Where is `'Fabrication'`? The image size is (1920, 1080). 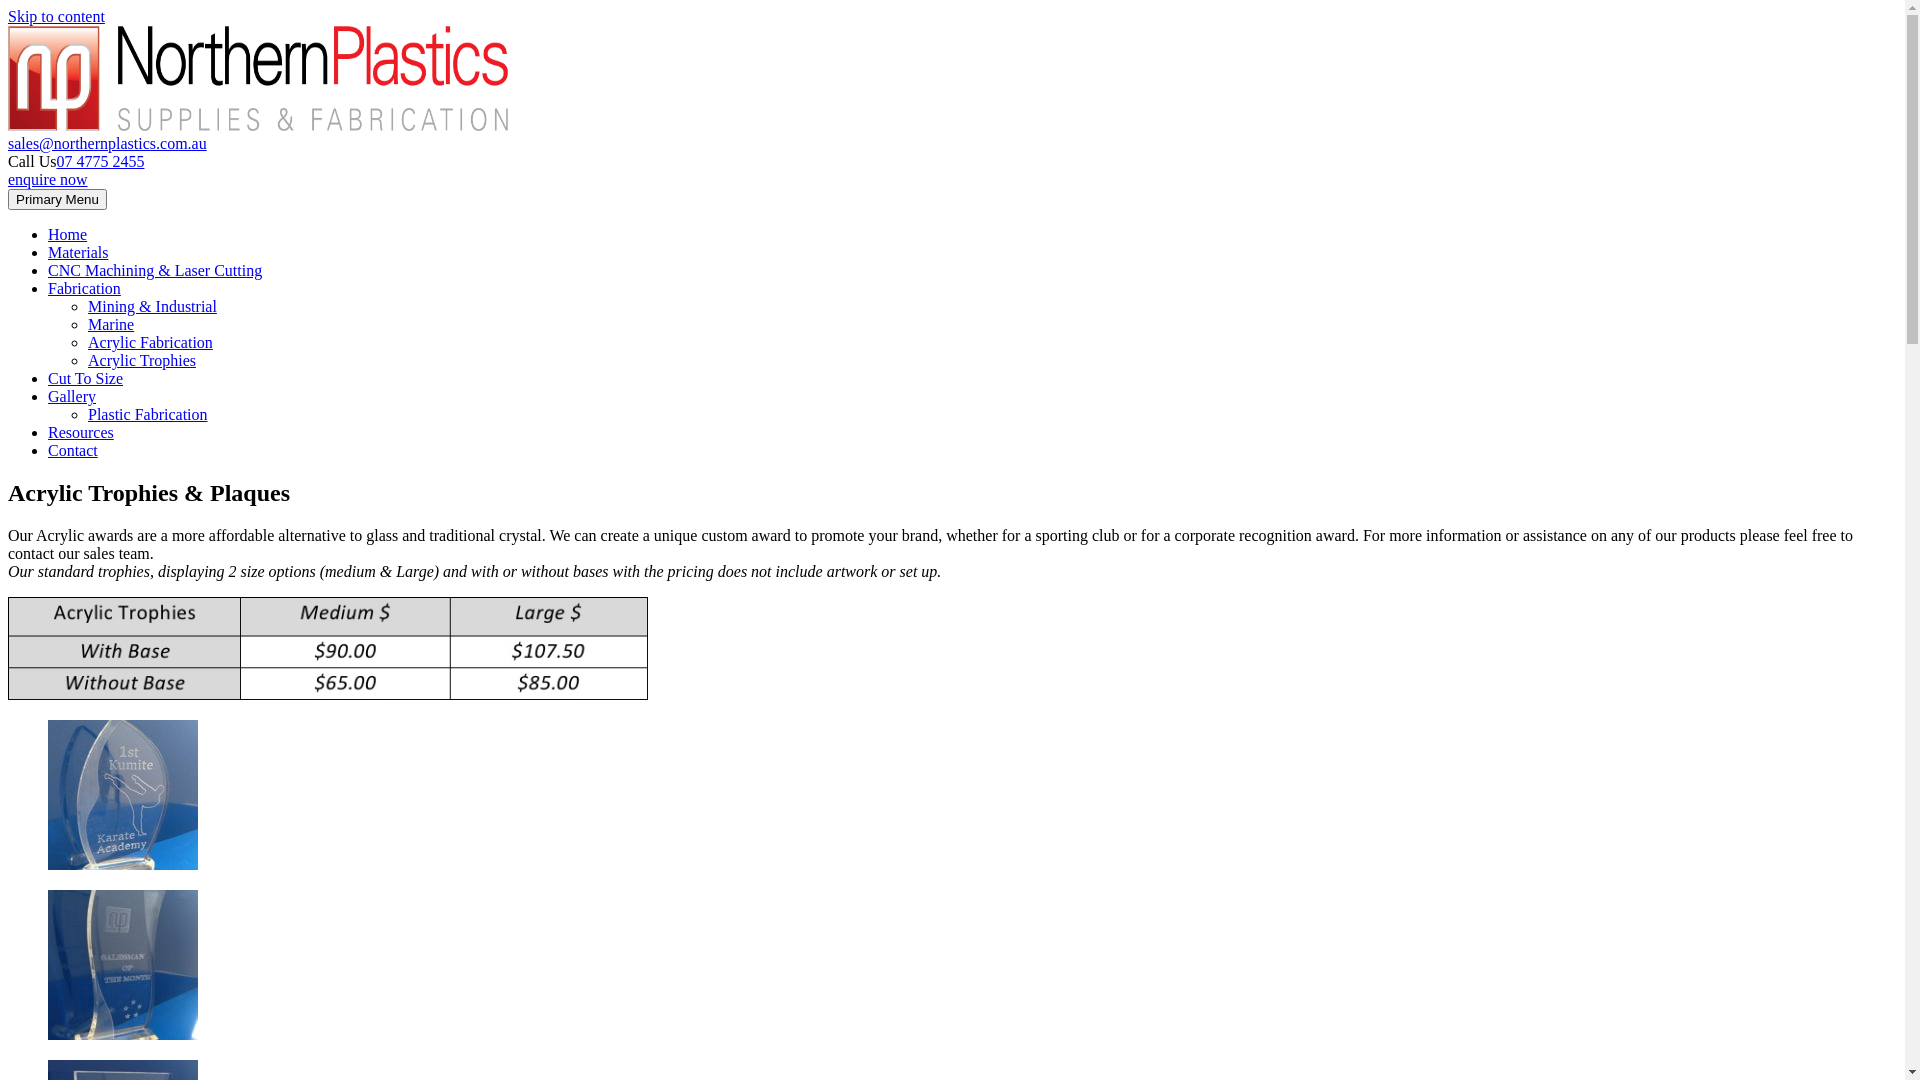
'Fabrication' is located at coordinates (83, 288).